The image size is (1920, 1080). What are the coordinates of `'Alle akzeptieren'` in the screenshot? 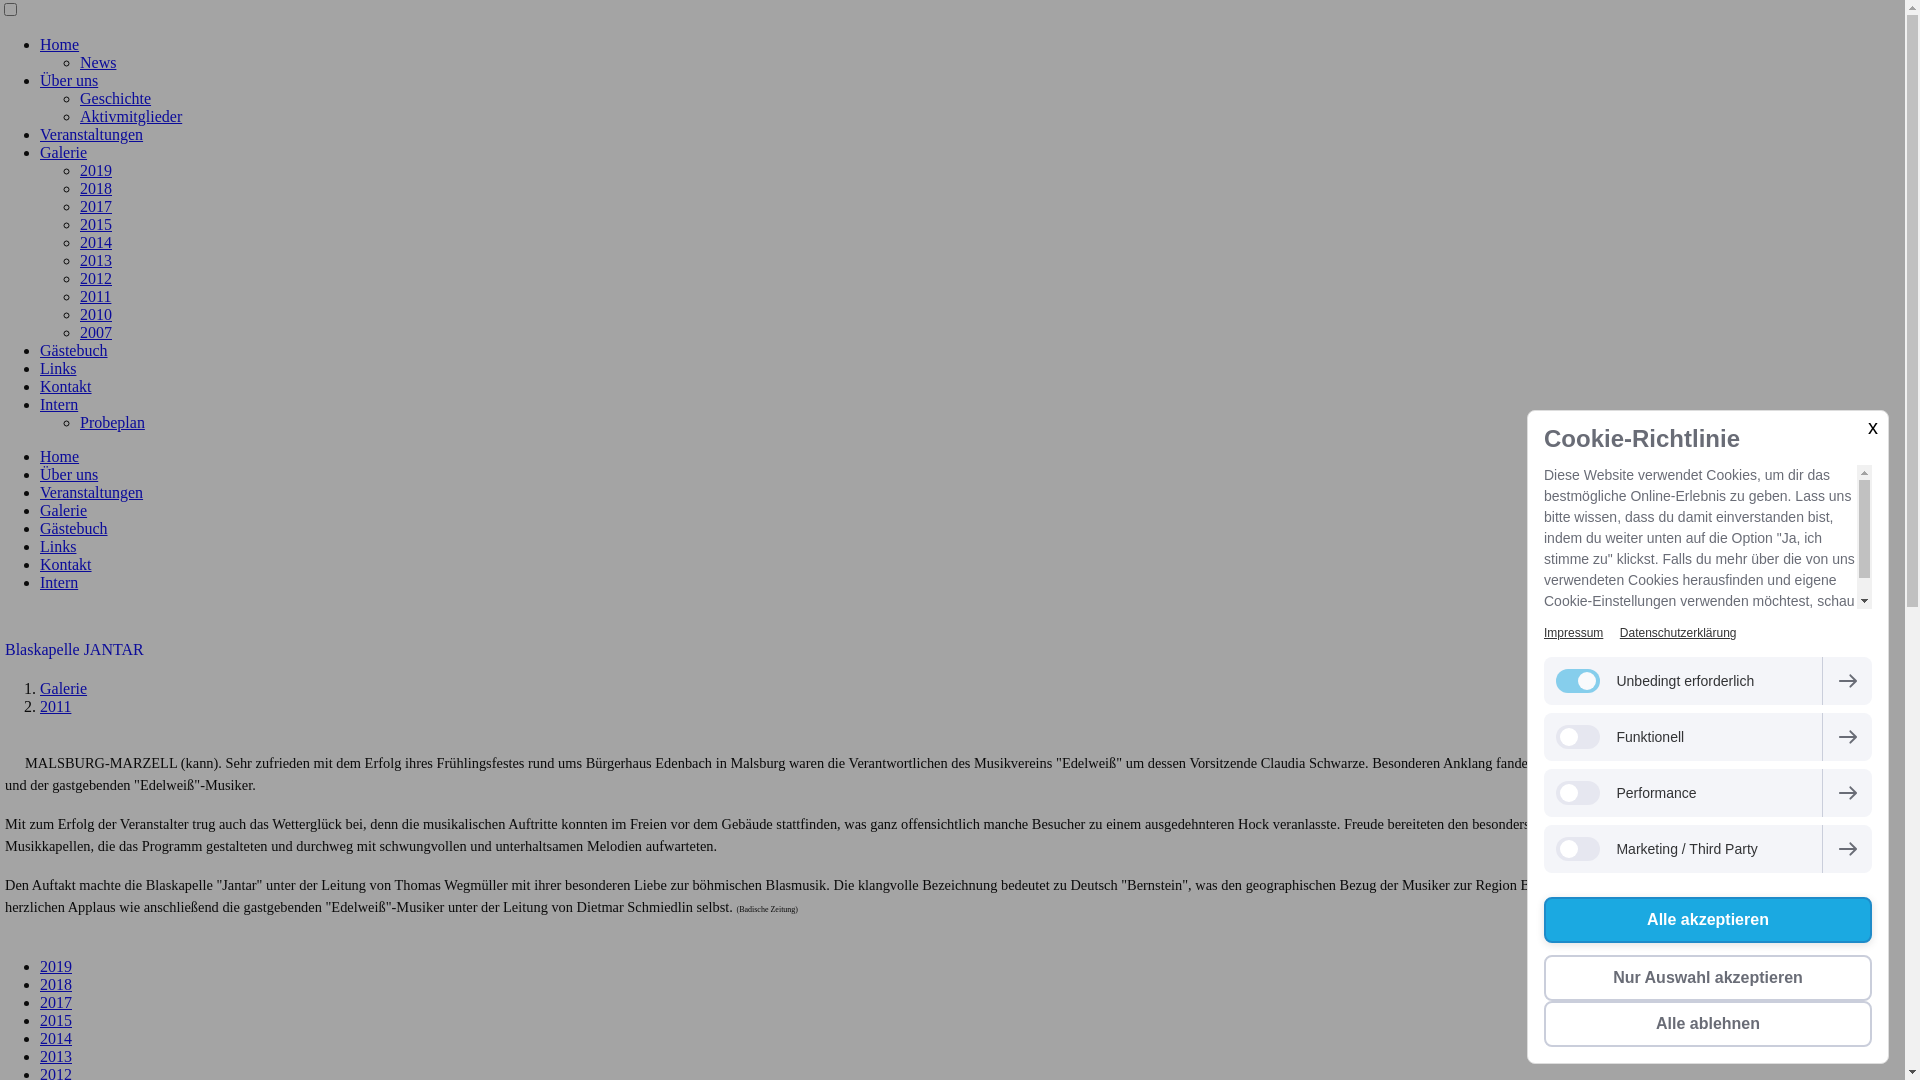 It's located at (1707, 920).